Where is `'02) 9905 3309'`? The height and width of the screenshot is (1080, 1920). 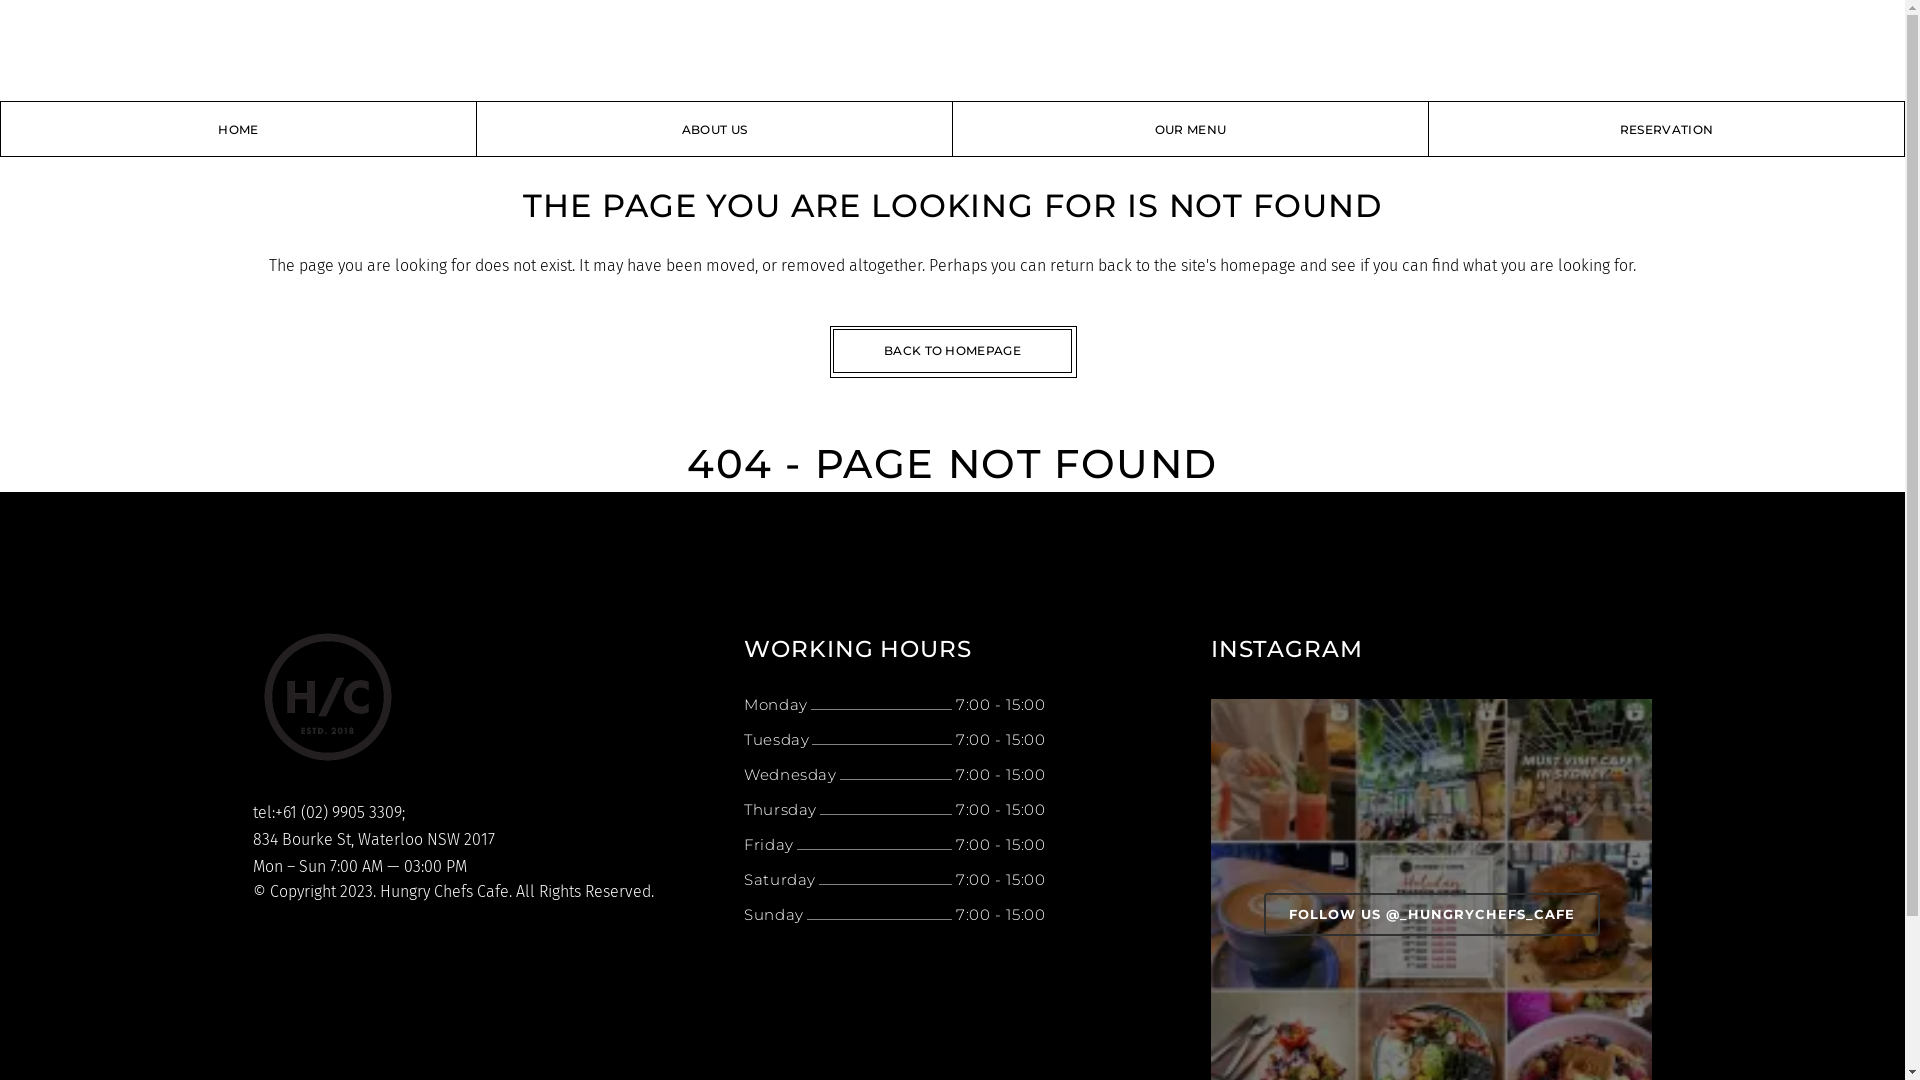
'02) 9905 3309' is located at coordinates (354, 812).